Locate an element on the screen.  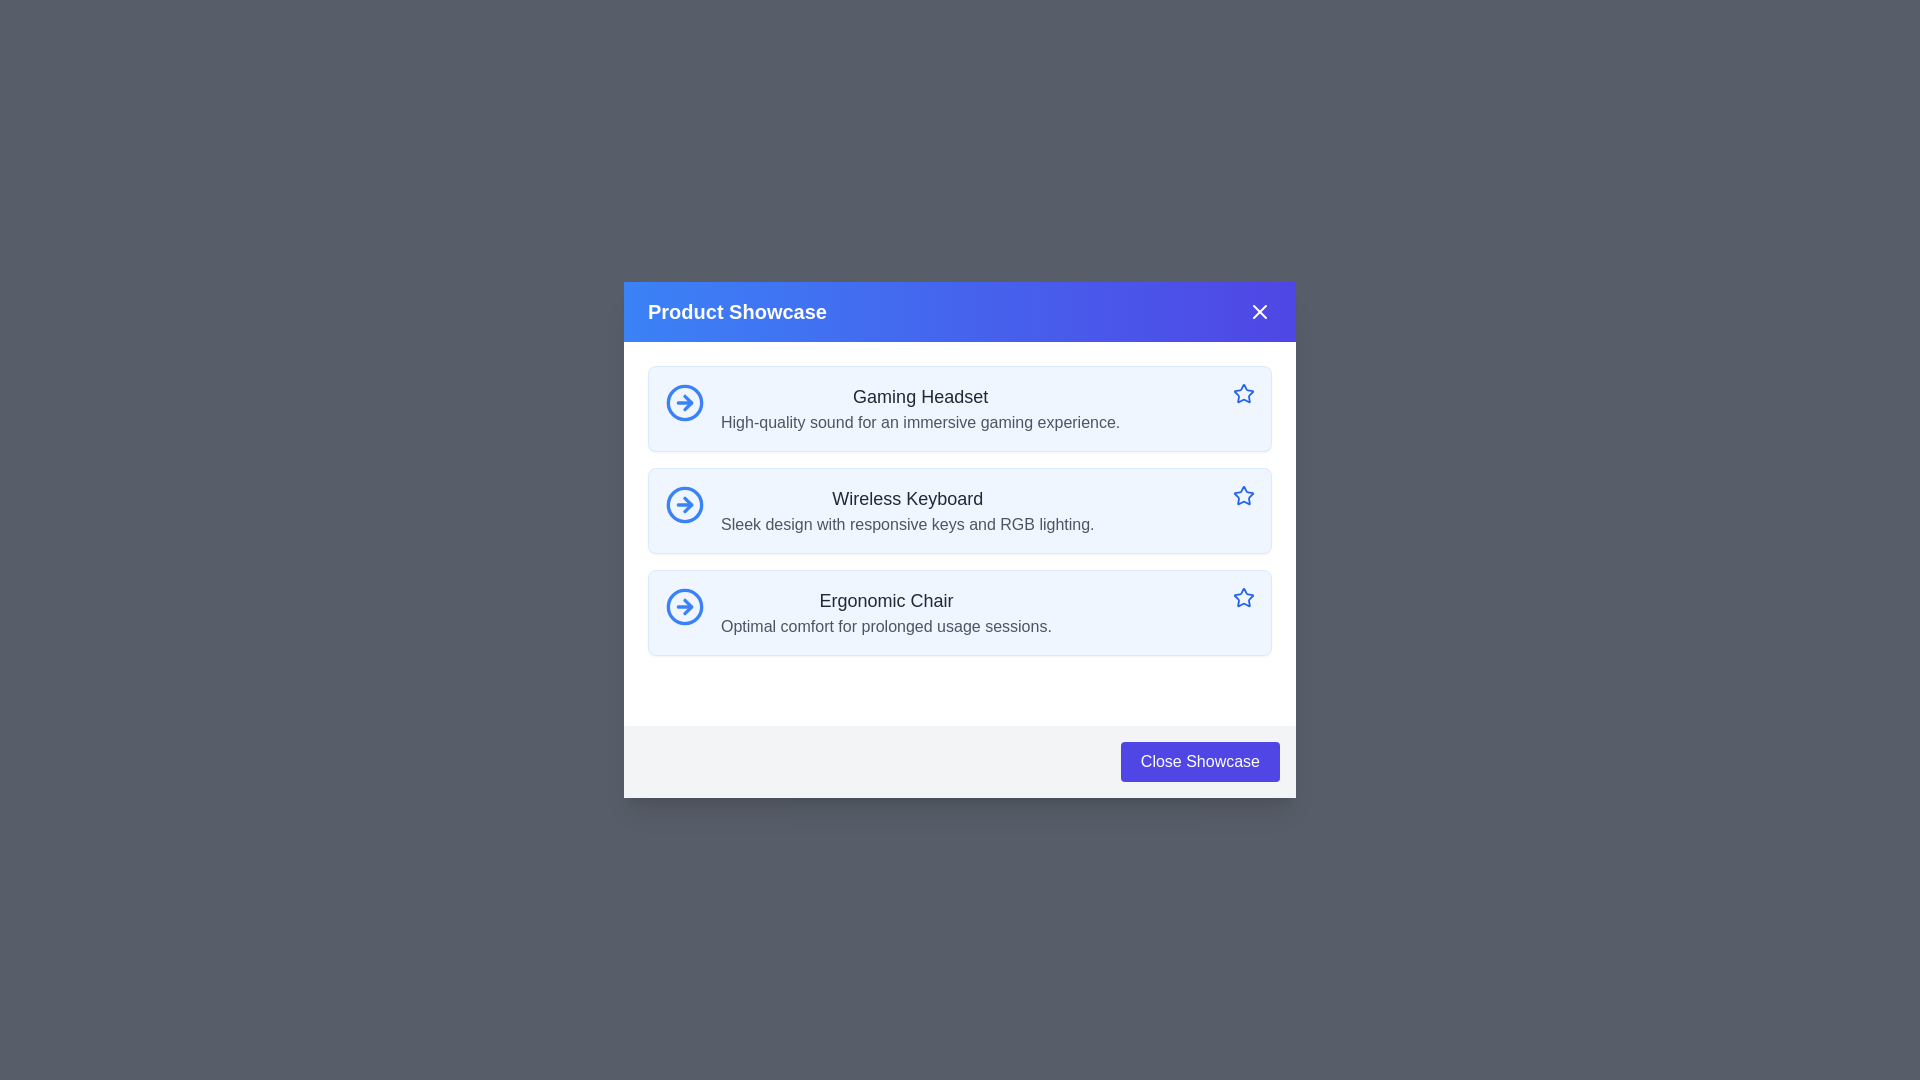
the blue star-shaped interactive graphic with a hollow center, positioned to the far right of the 'Ergonomic Chair' information tile is located at coordinates (1242, 596).